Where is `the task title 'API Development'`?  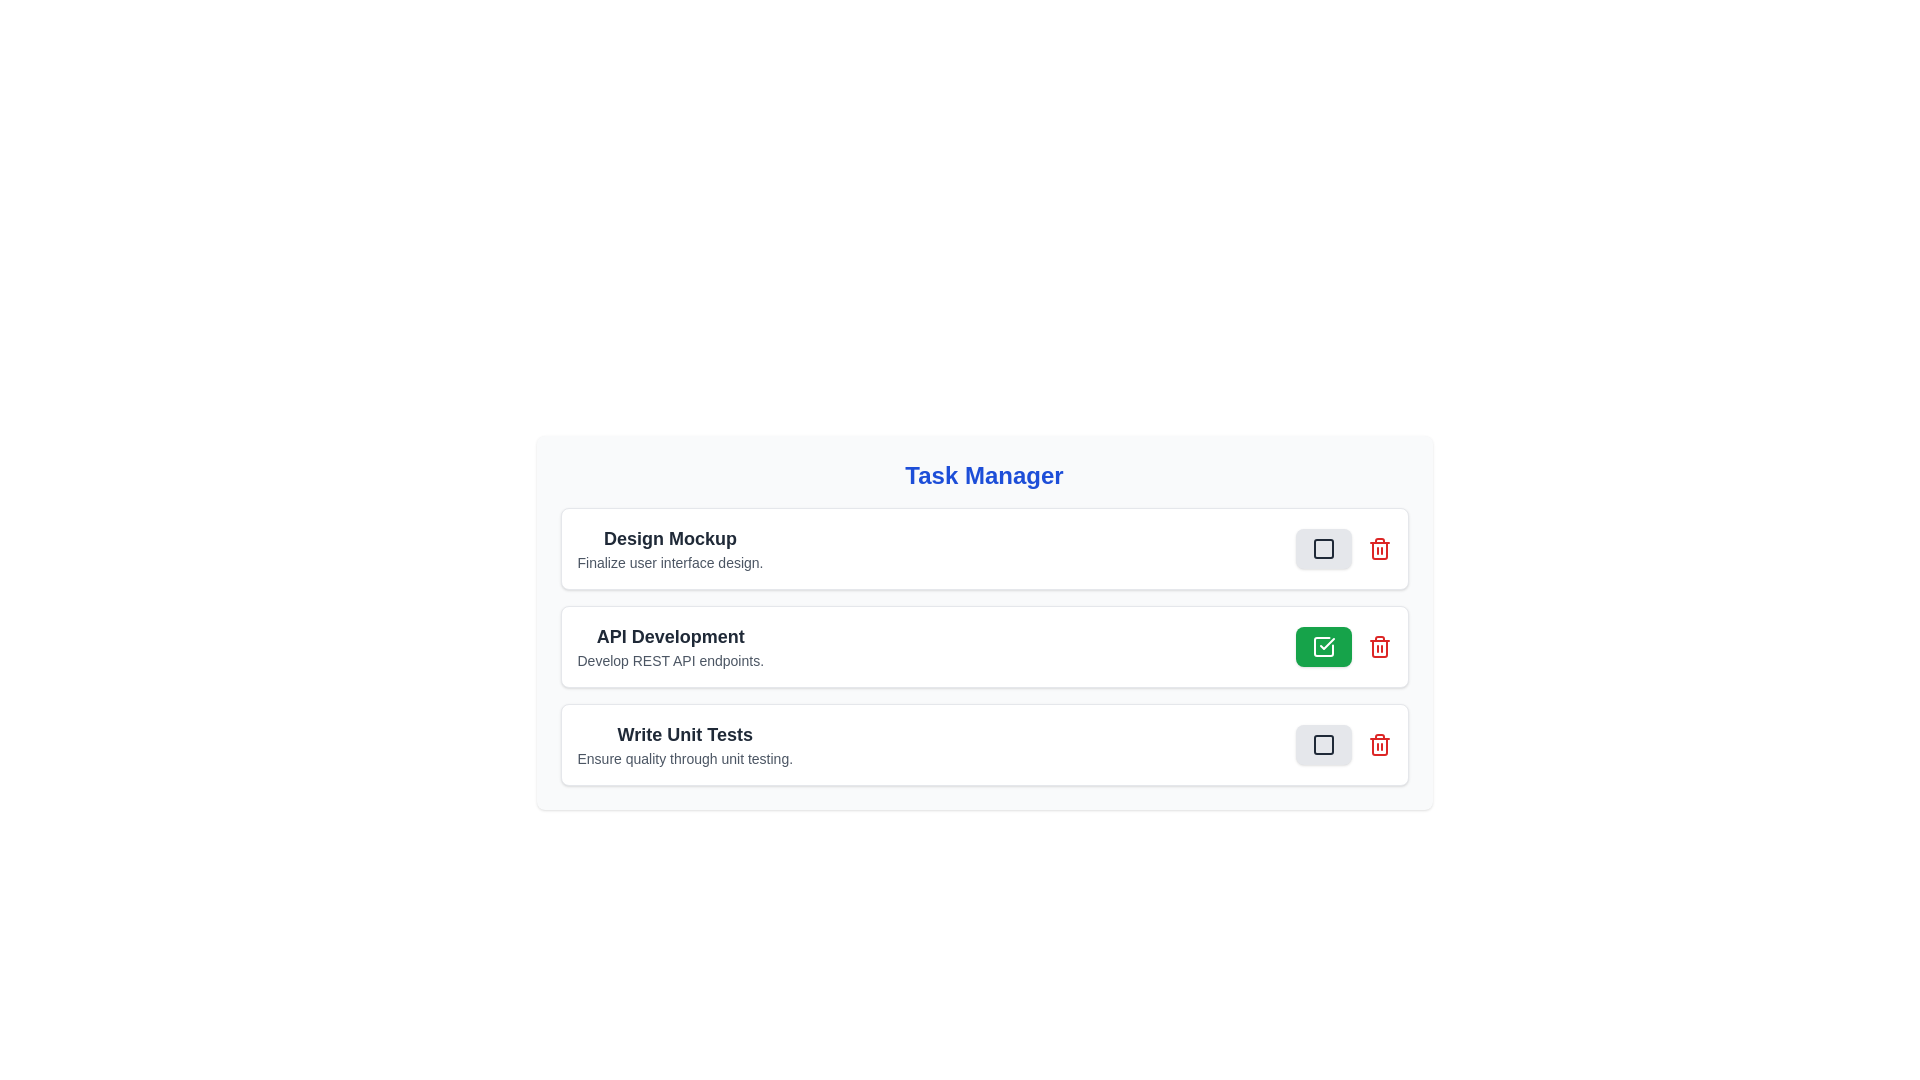 the task title 'API Development' is located at coordinates (984, 647).